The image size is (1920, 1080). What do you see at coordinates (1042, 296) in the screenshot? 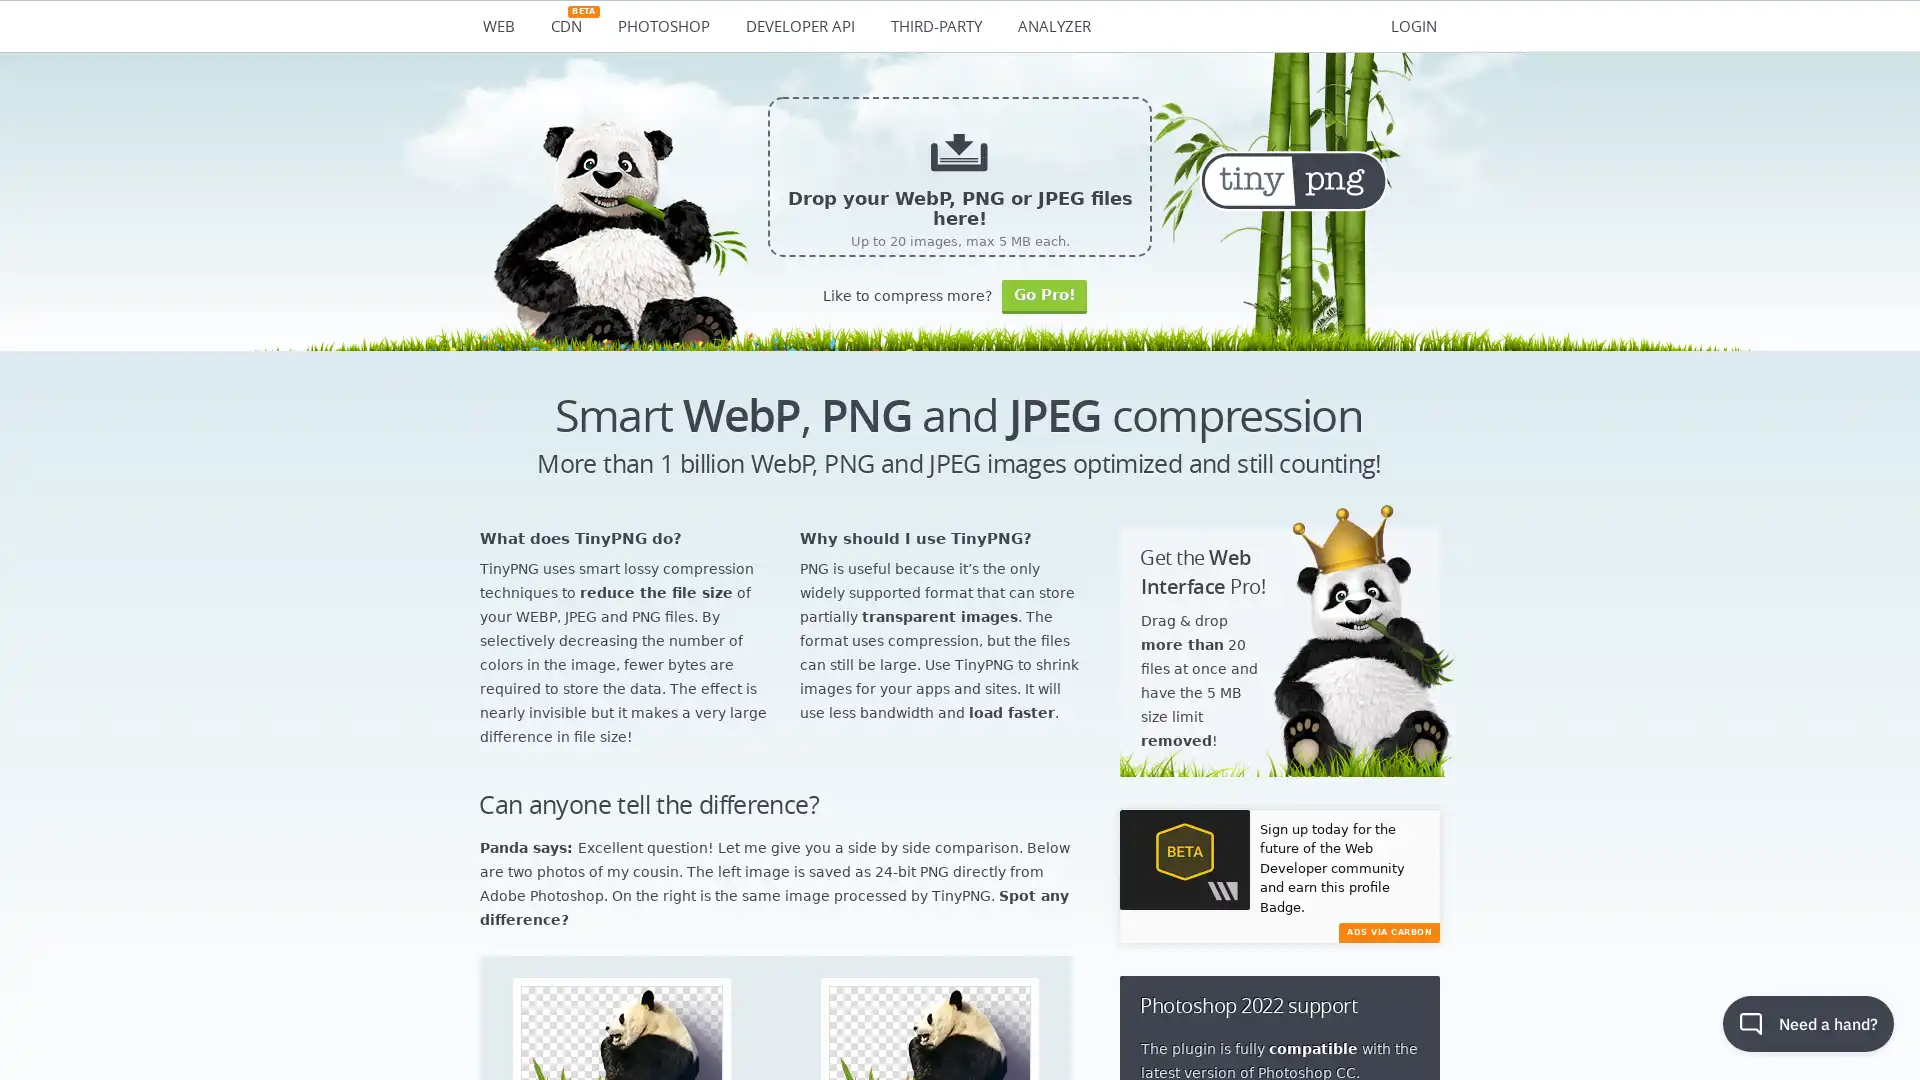
I see `Go Pro!` at bounding box center [1042, 296].